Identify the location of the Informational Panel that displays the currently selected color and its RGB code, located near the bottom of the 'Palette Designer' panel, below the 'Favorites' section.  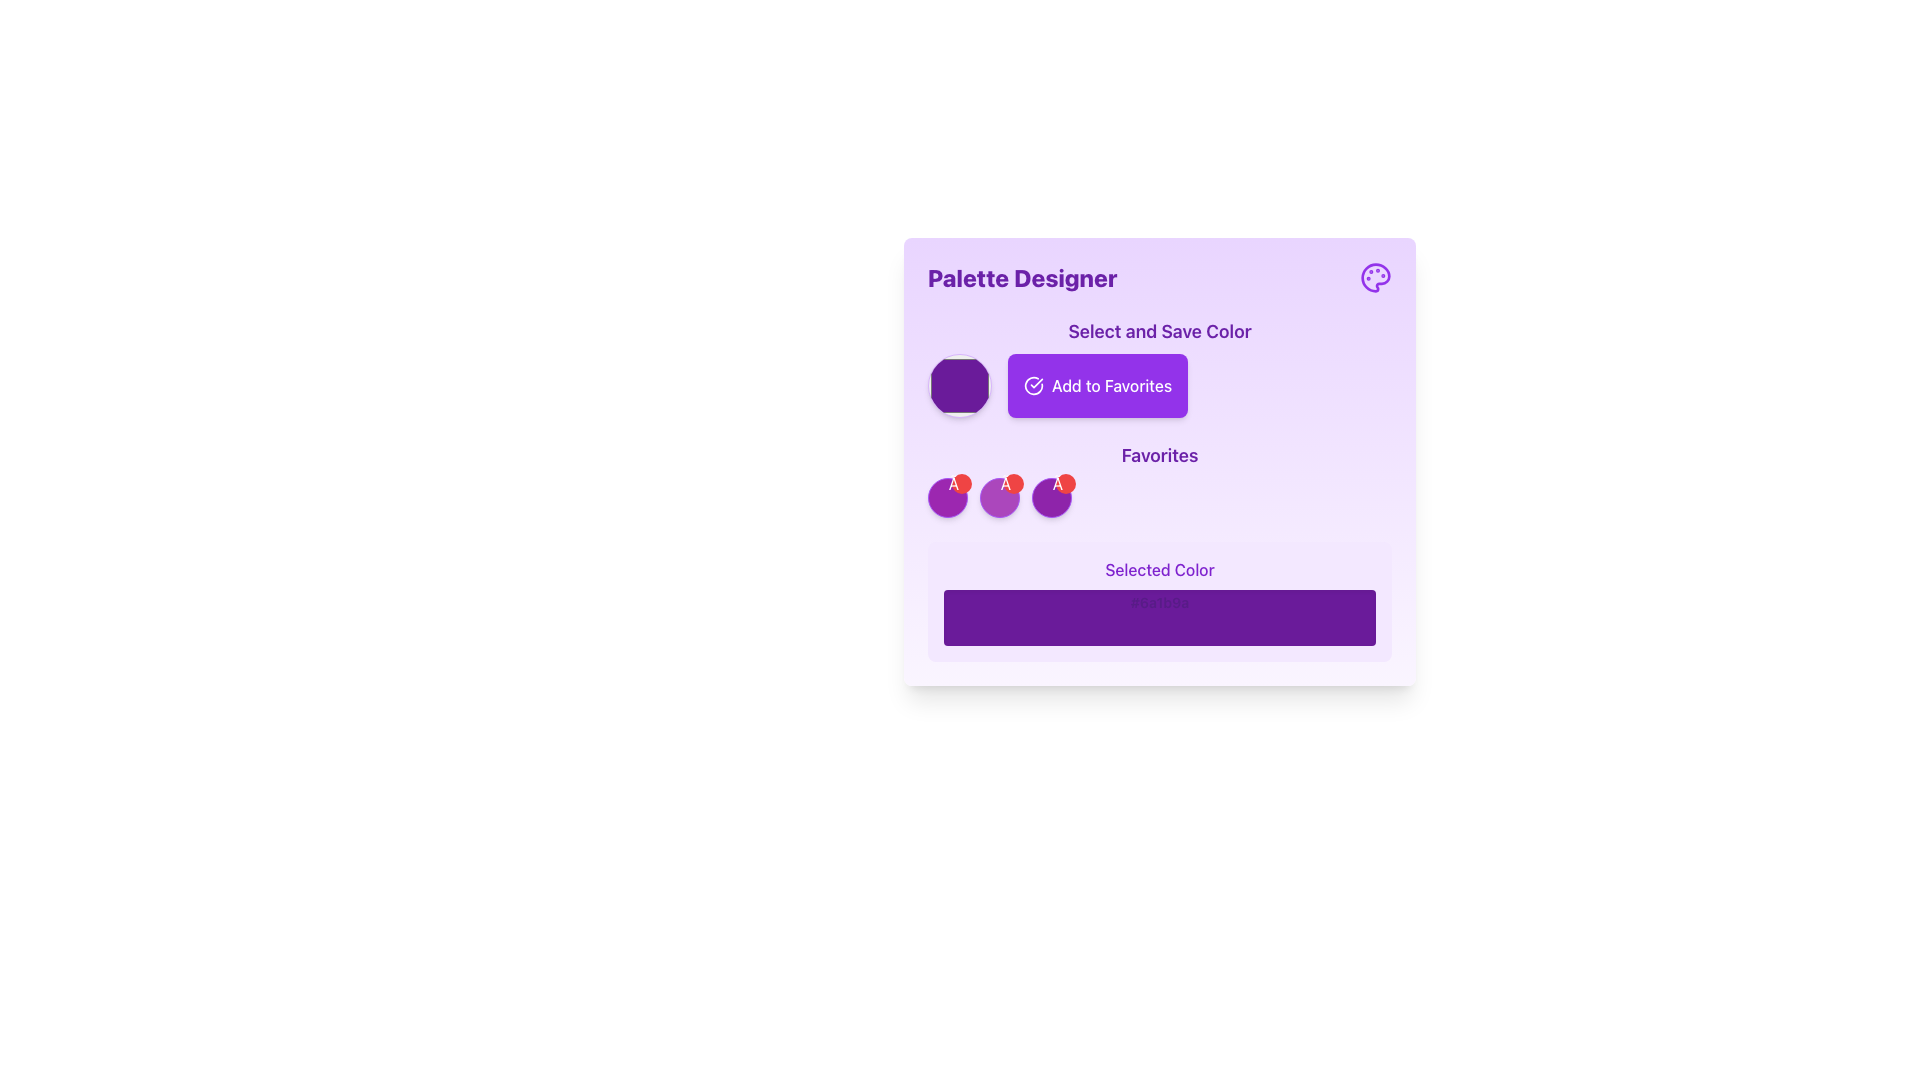
(1160, 600).